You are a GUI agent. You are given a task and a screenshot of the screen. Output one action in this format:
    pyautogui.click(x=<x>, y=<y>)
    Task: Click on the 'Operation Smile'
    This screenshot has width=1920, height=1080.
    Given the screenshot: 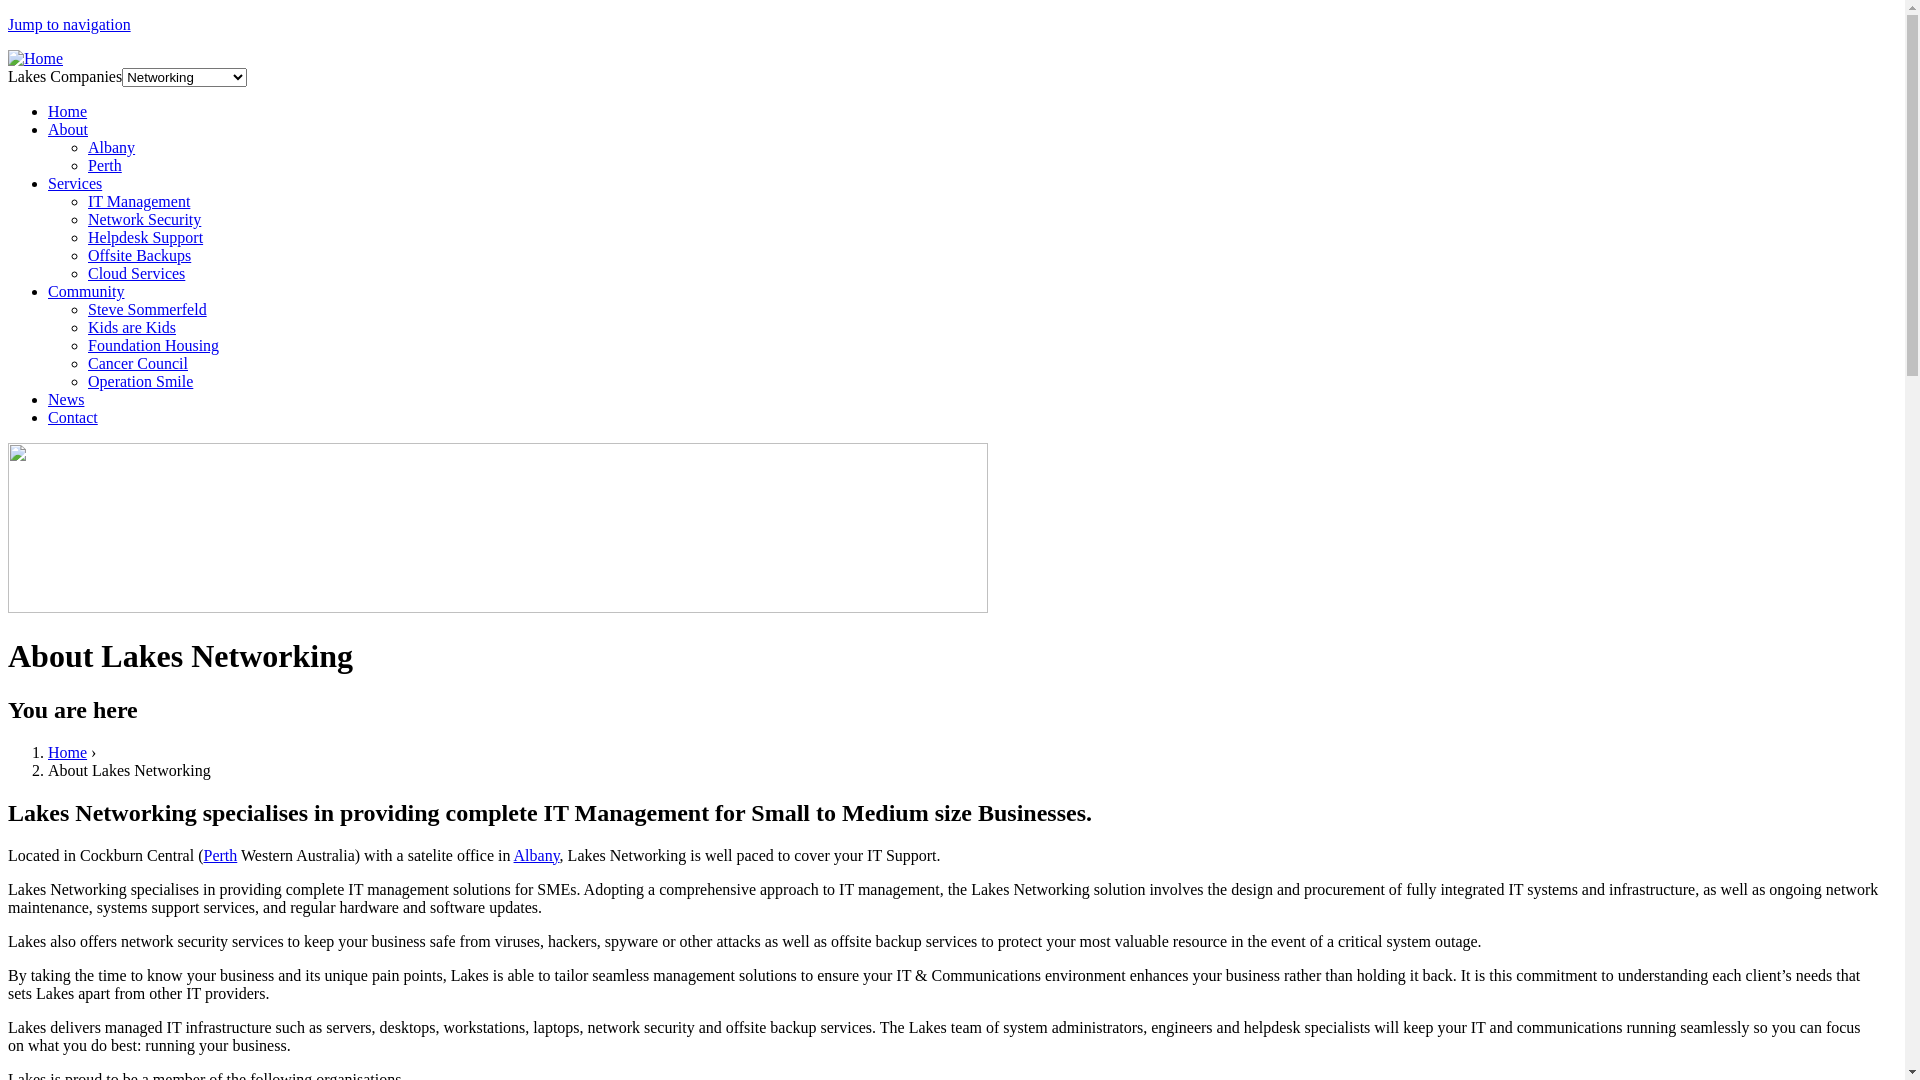 What is the action you would take?
    pyautogui.click(x=139, y=381)
    